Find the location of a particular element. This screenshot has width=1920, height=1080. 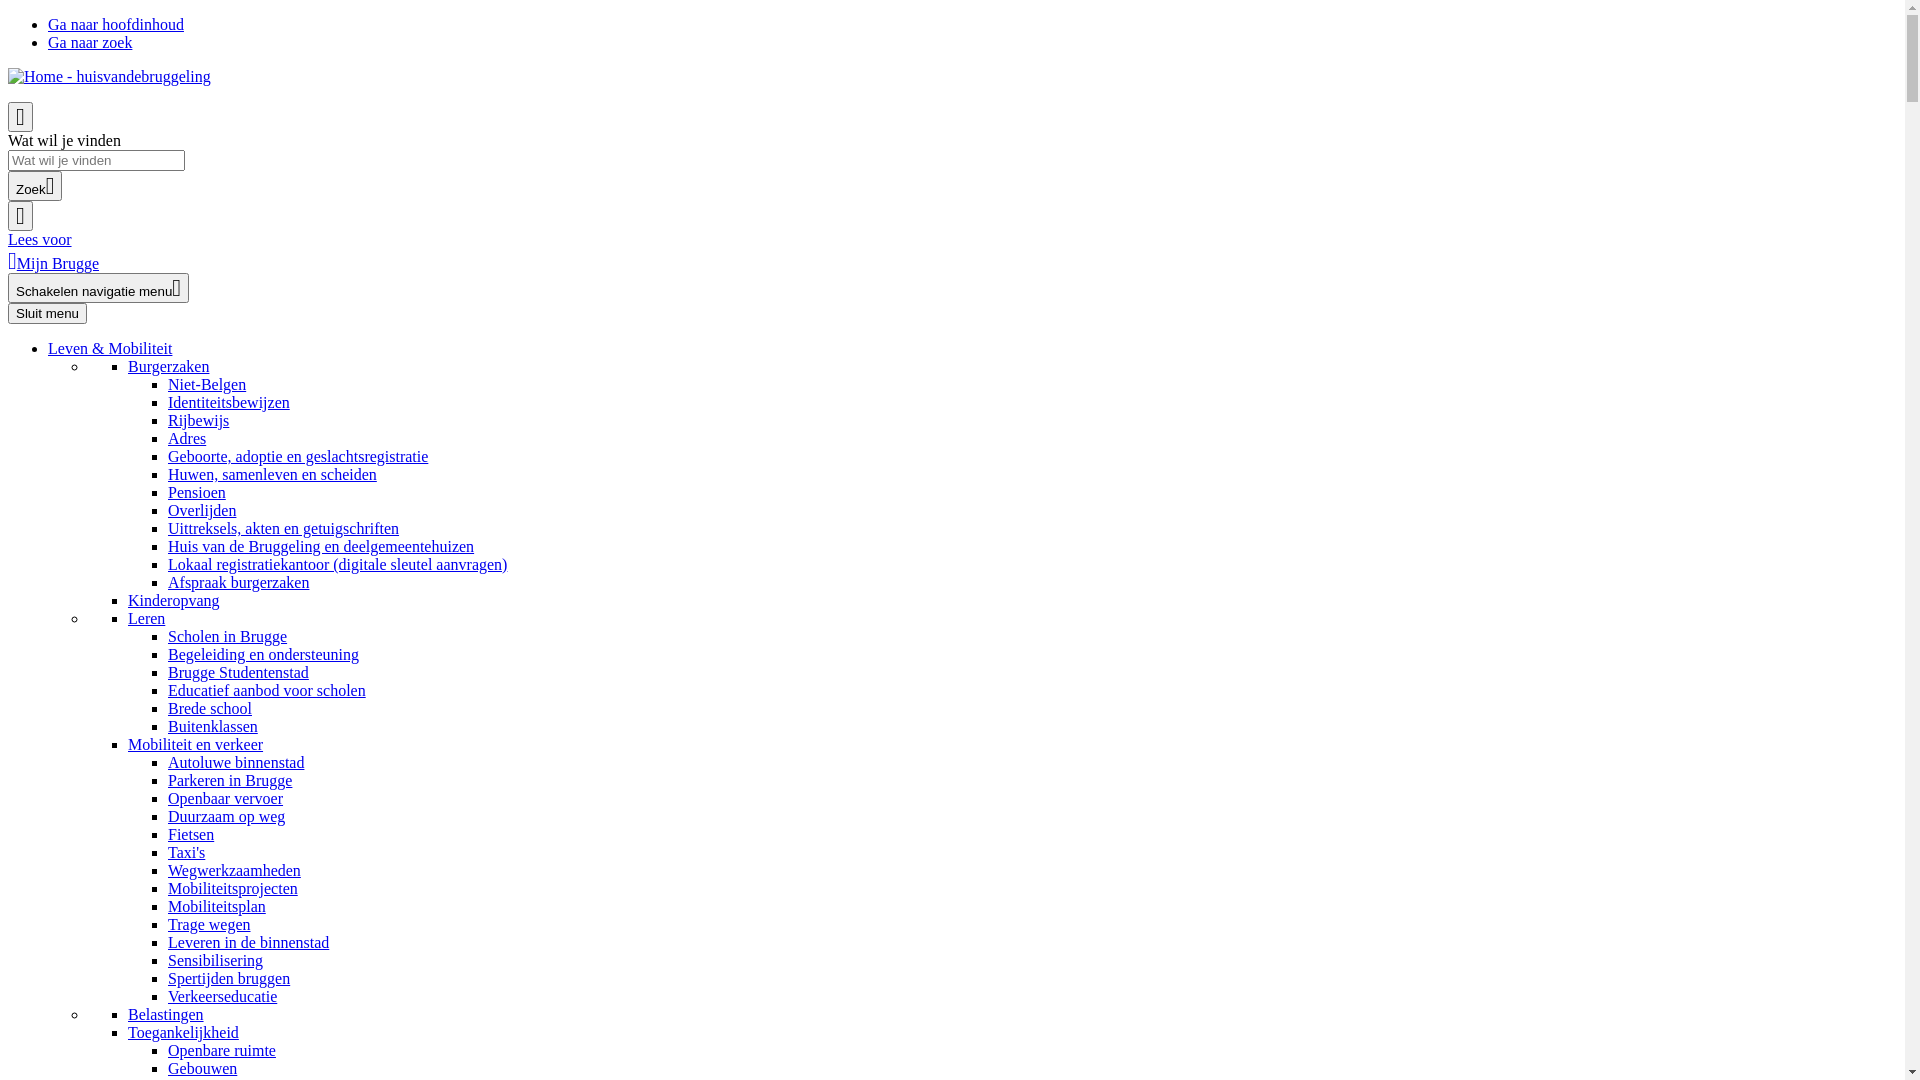

'Fietsen' is located at coordinates (191, 834).